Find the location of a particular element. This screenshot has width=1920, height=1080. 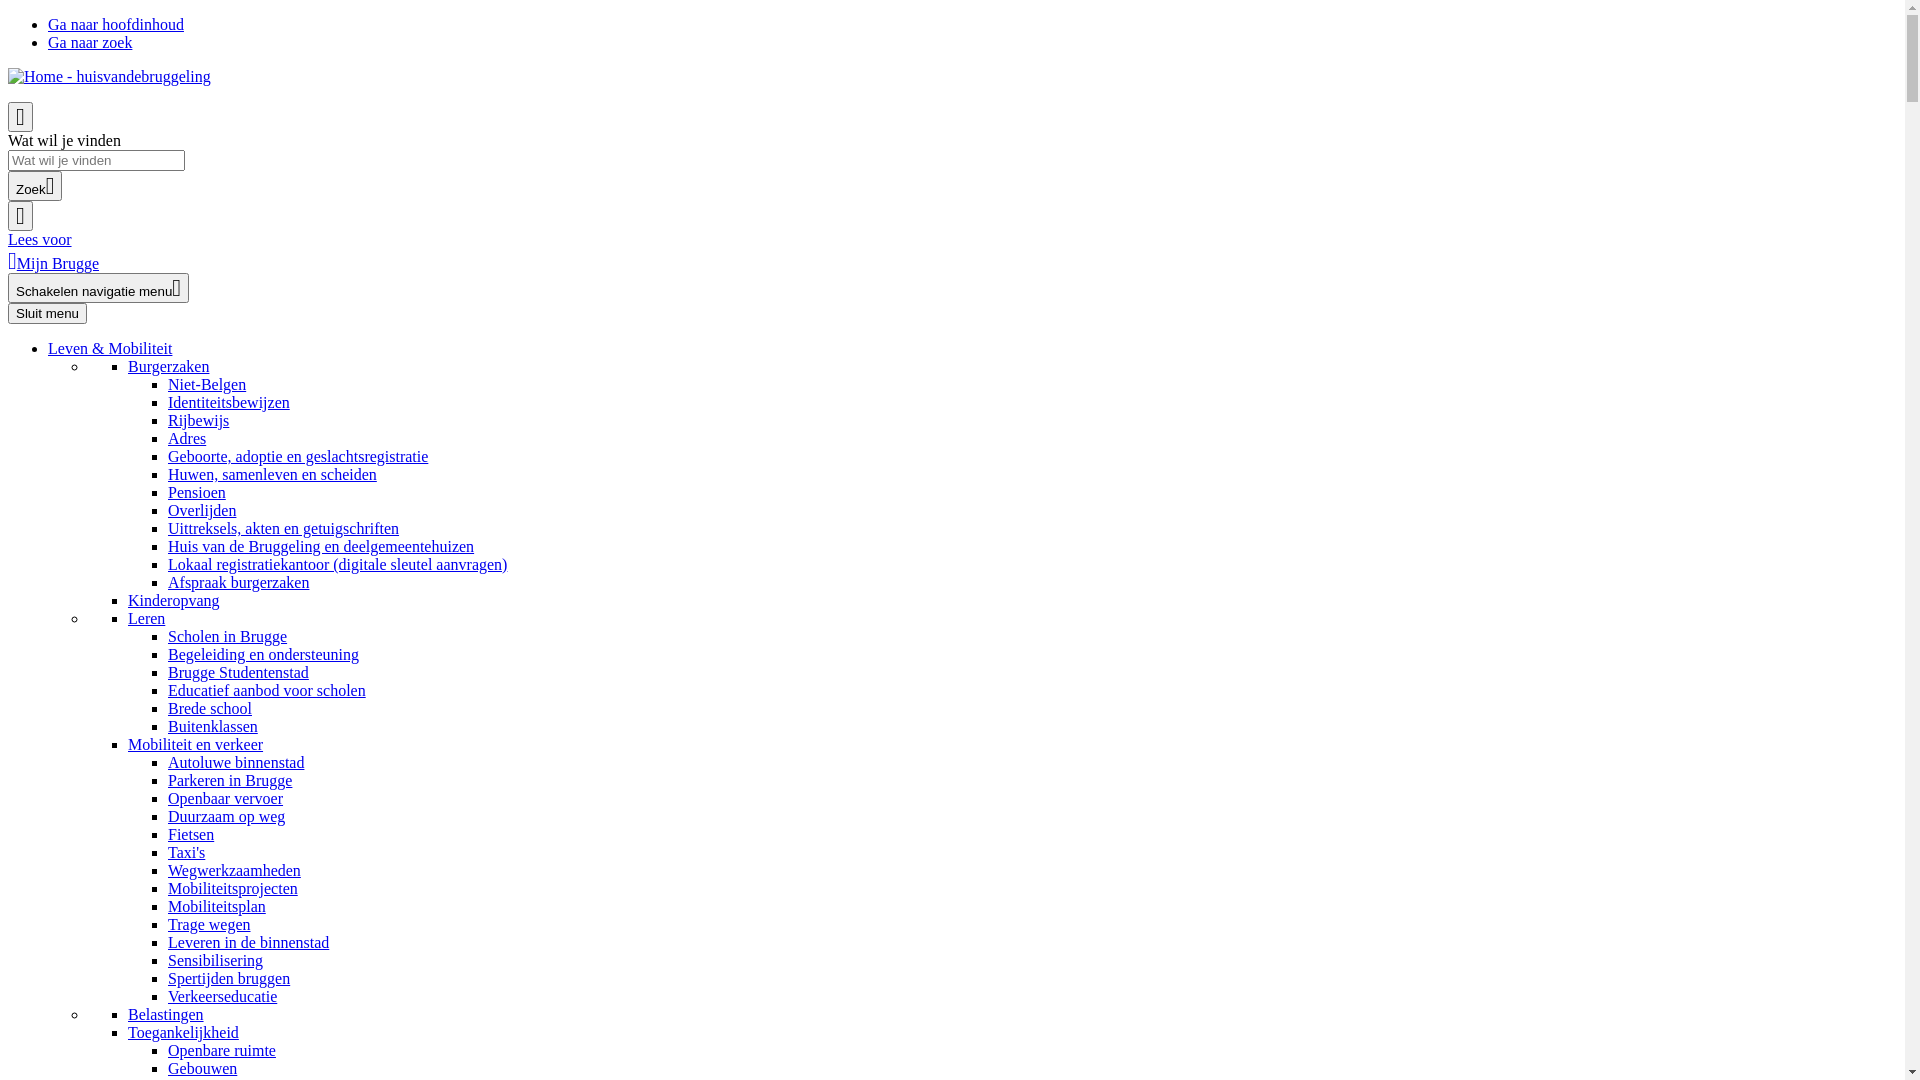

'Fietsen' is located at coordinates (191, 834).